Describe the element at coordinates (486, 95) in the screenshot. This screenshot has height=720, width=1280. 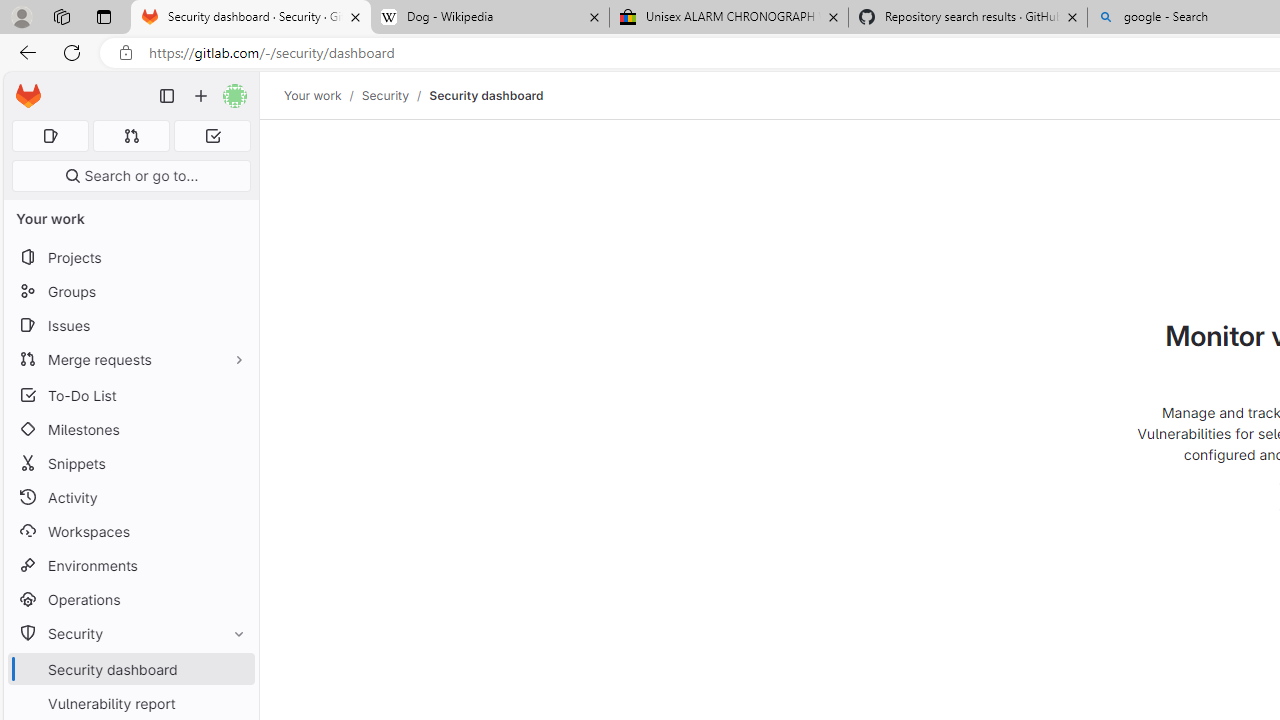
I see `'Security dashboard'` at that location.